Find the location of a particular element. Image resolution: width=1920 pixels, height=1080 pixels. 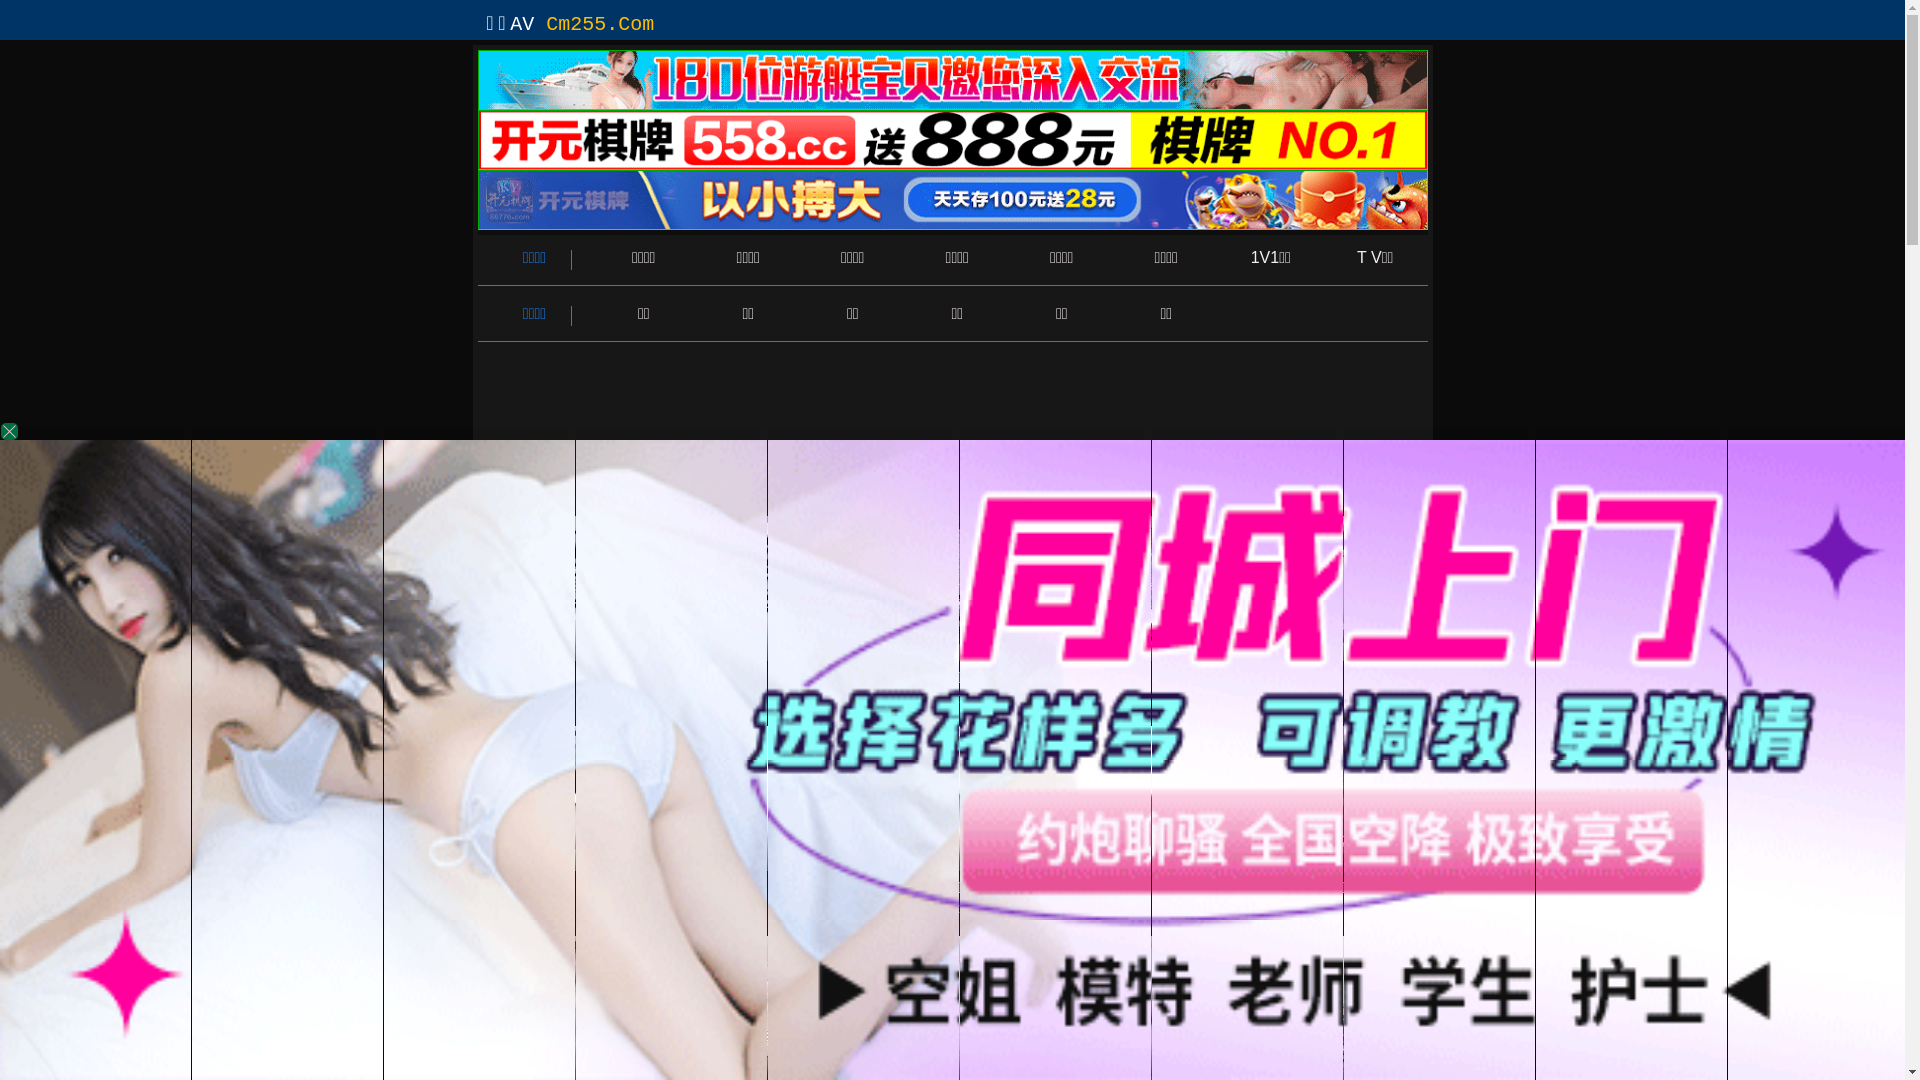

'Cm255.Com' is located at coordinates (546, 24).